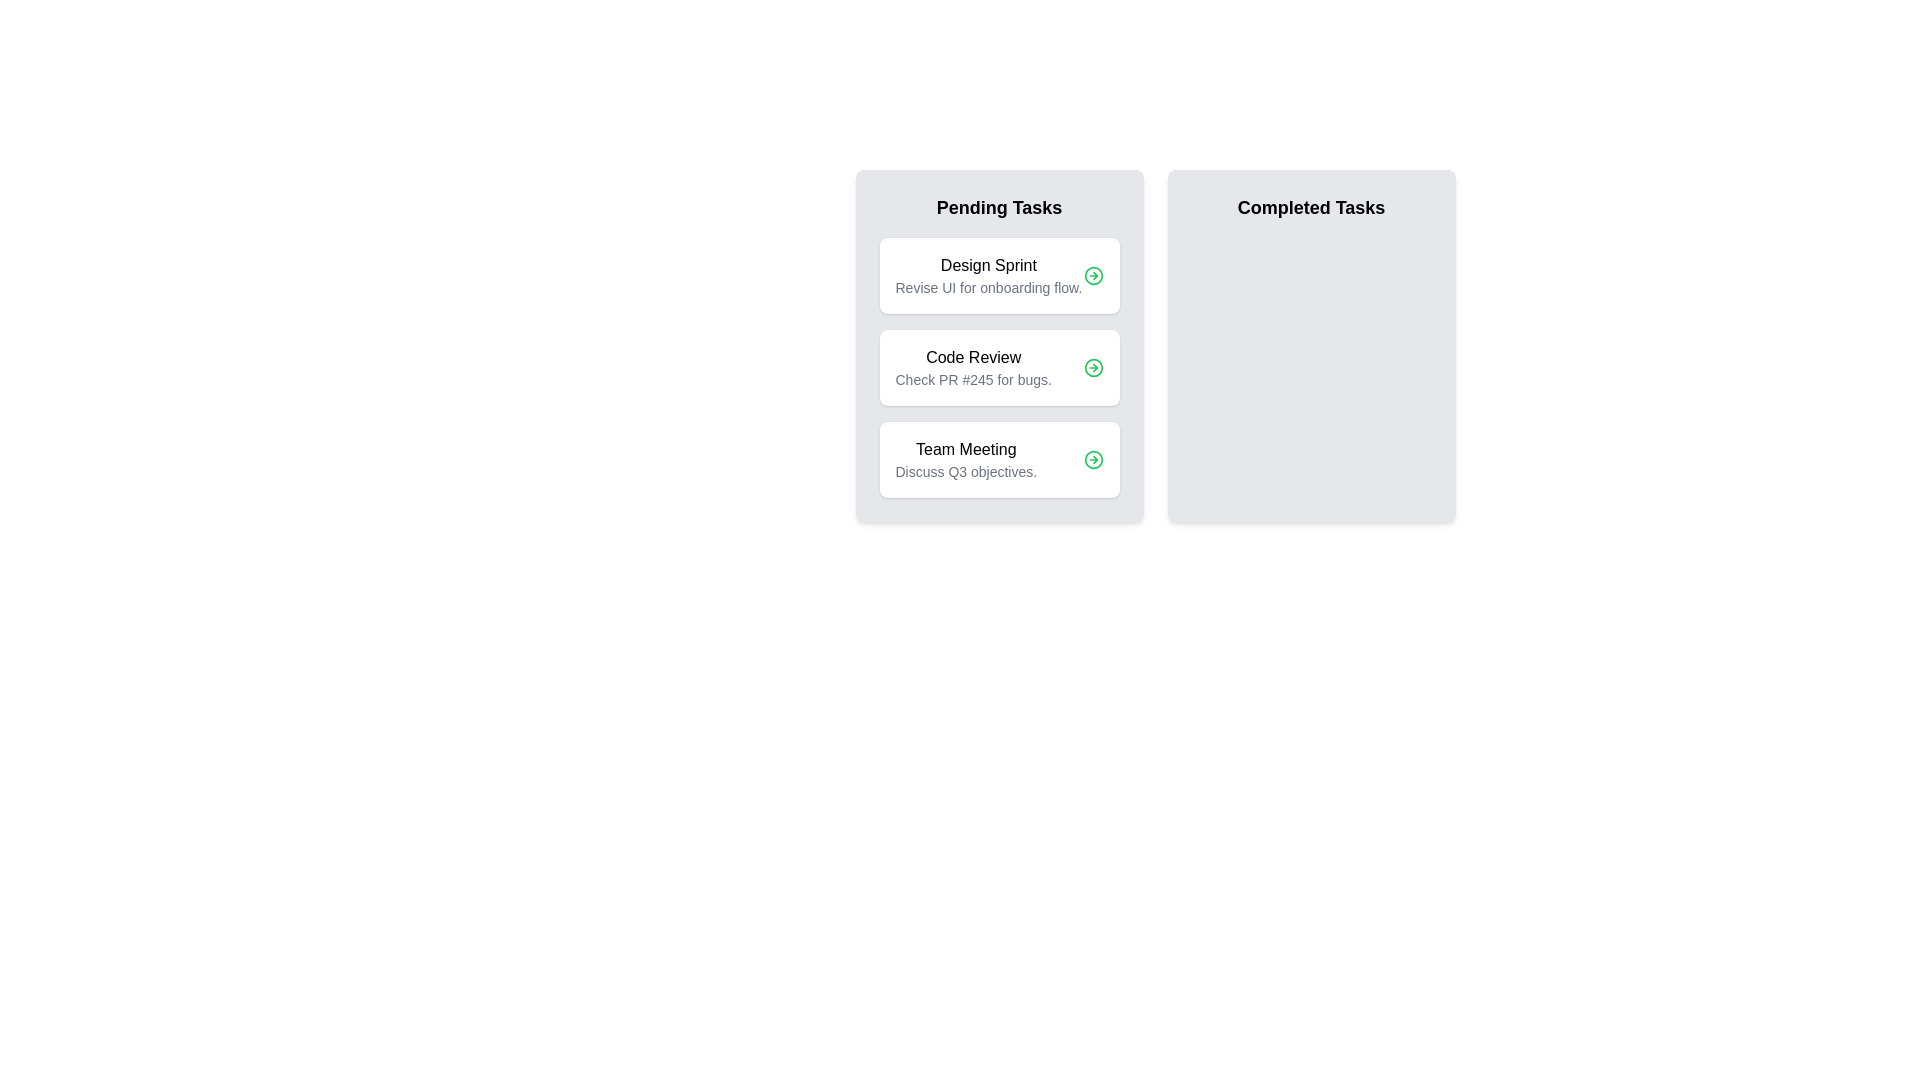  Describe the element at coordinates (1092, 367) in the screenshot. I see `action button for the task 'Code Review' to move it between Pending and Completed` at that location.